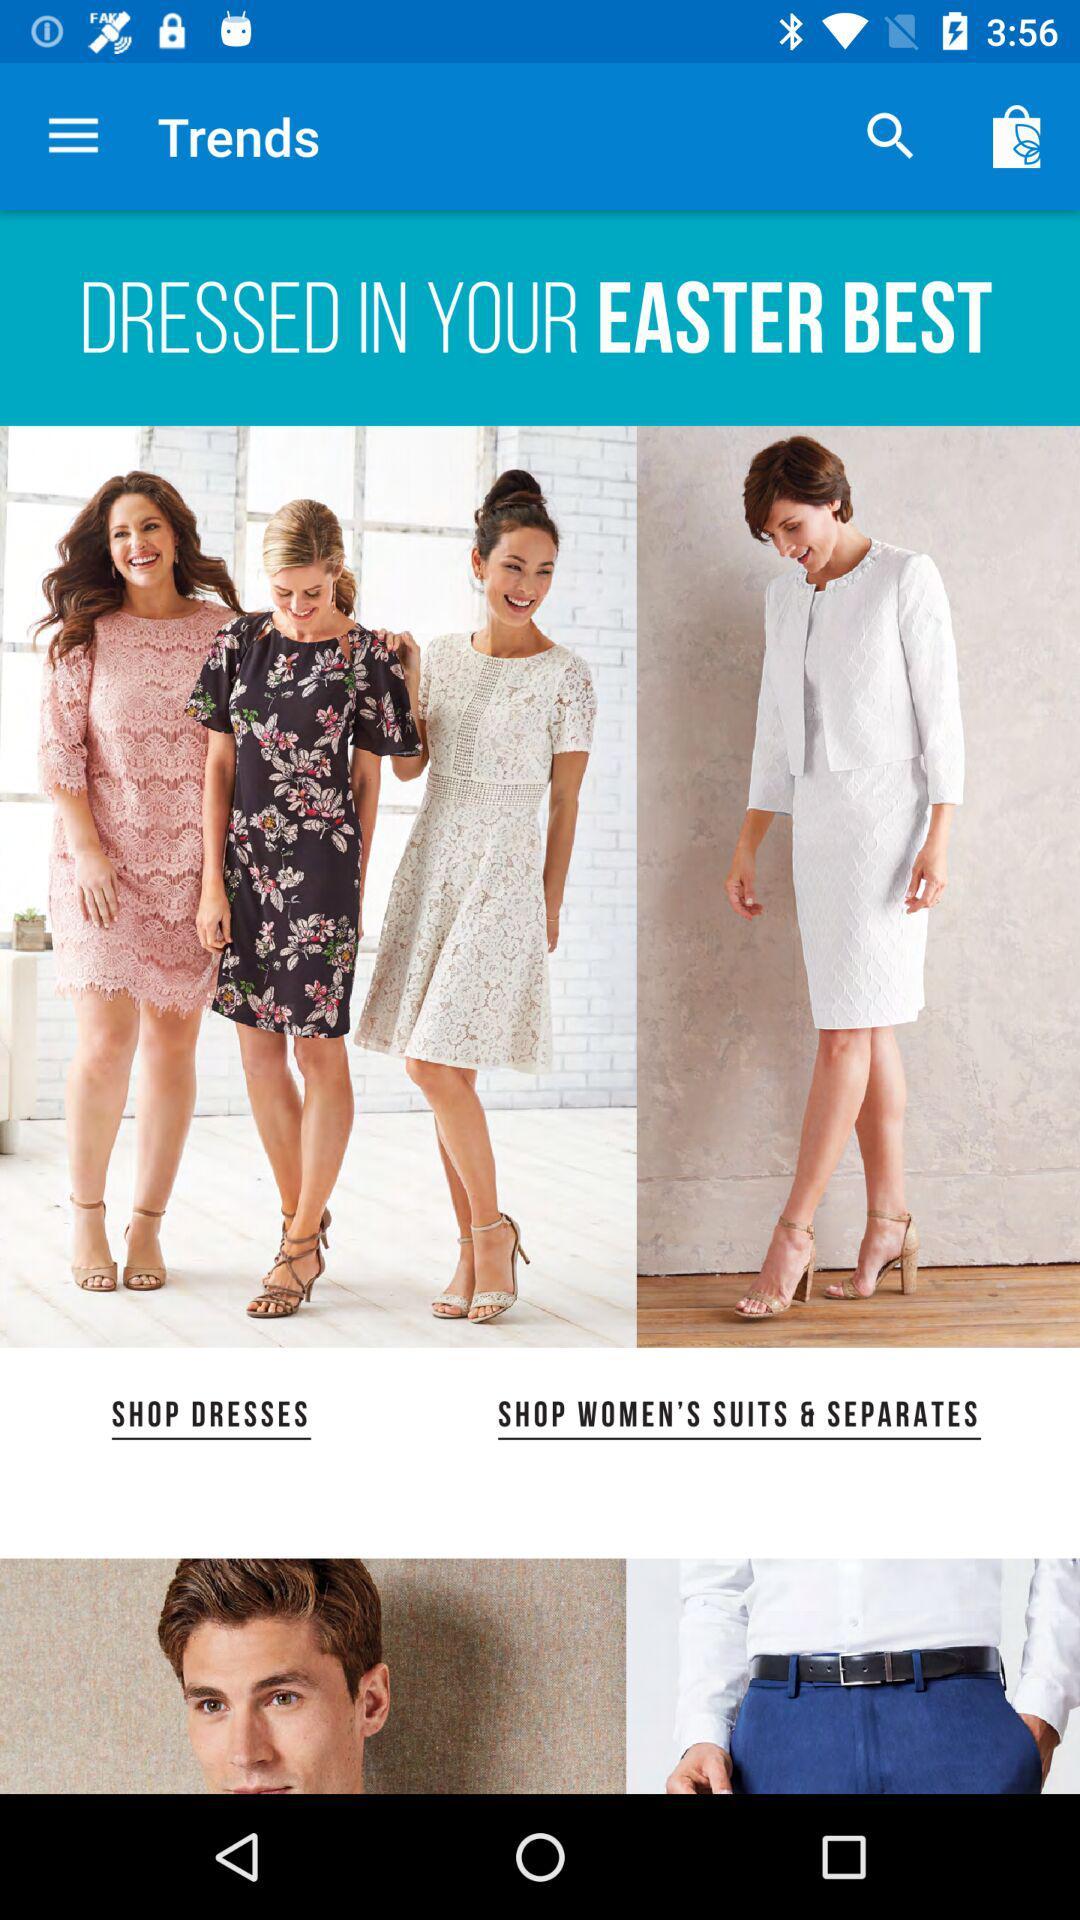 Image resolution: width=1080 pixels, height=1920 pixels. What do you see at coordinates (72, 135) in the screenshot?
I see `app to the left of trends` at bounding box center [72, 135].